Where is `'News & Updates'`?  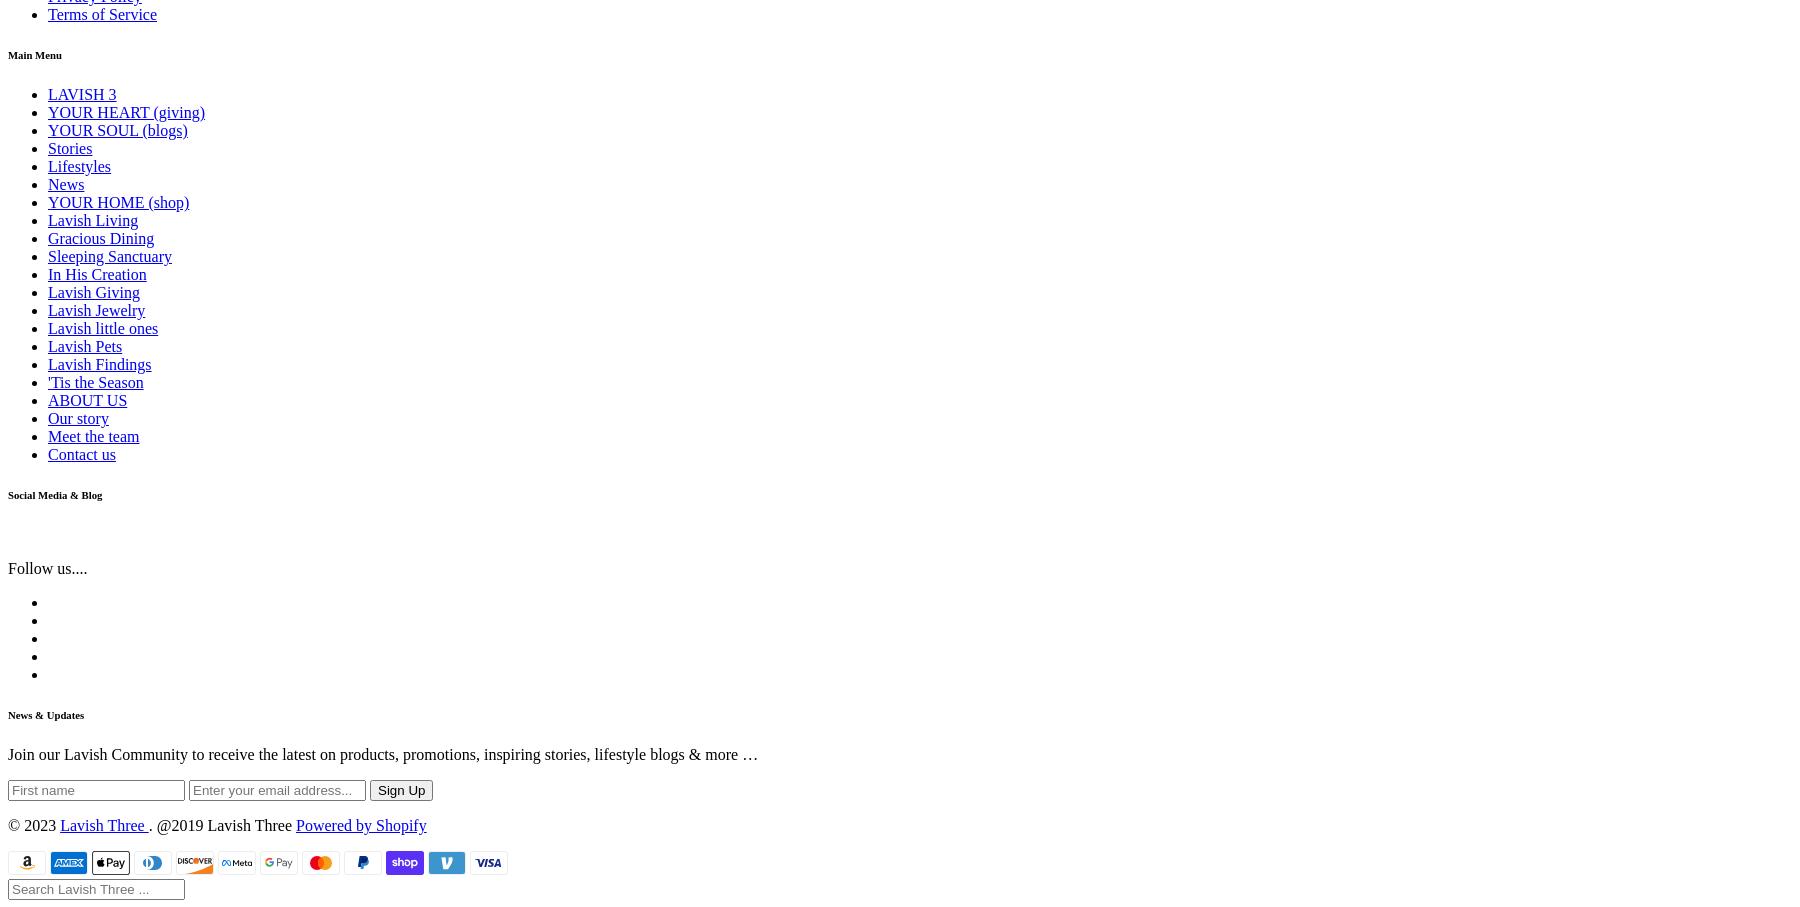 'News & Updates' is located at coordinates (45, 714).